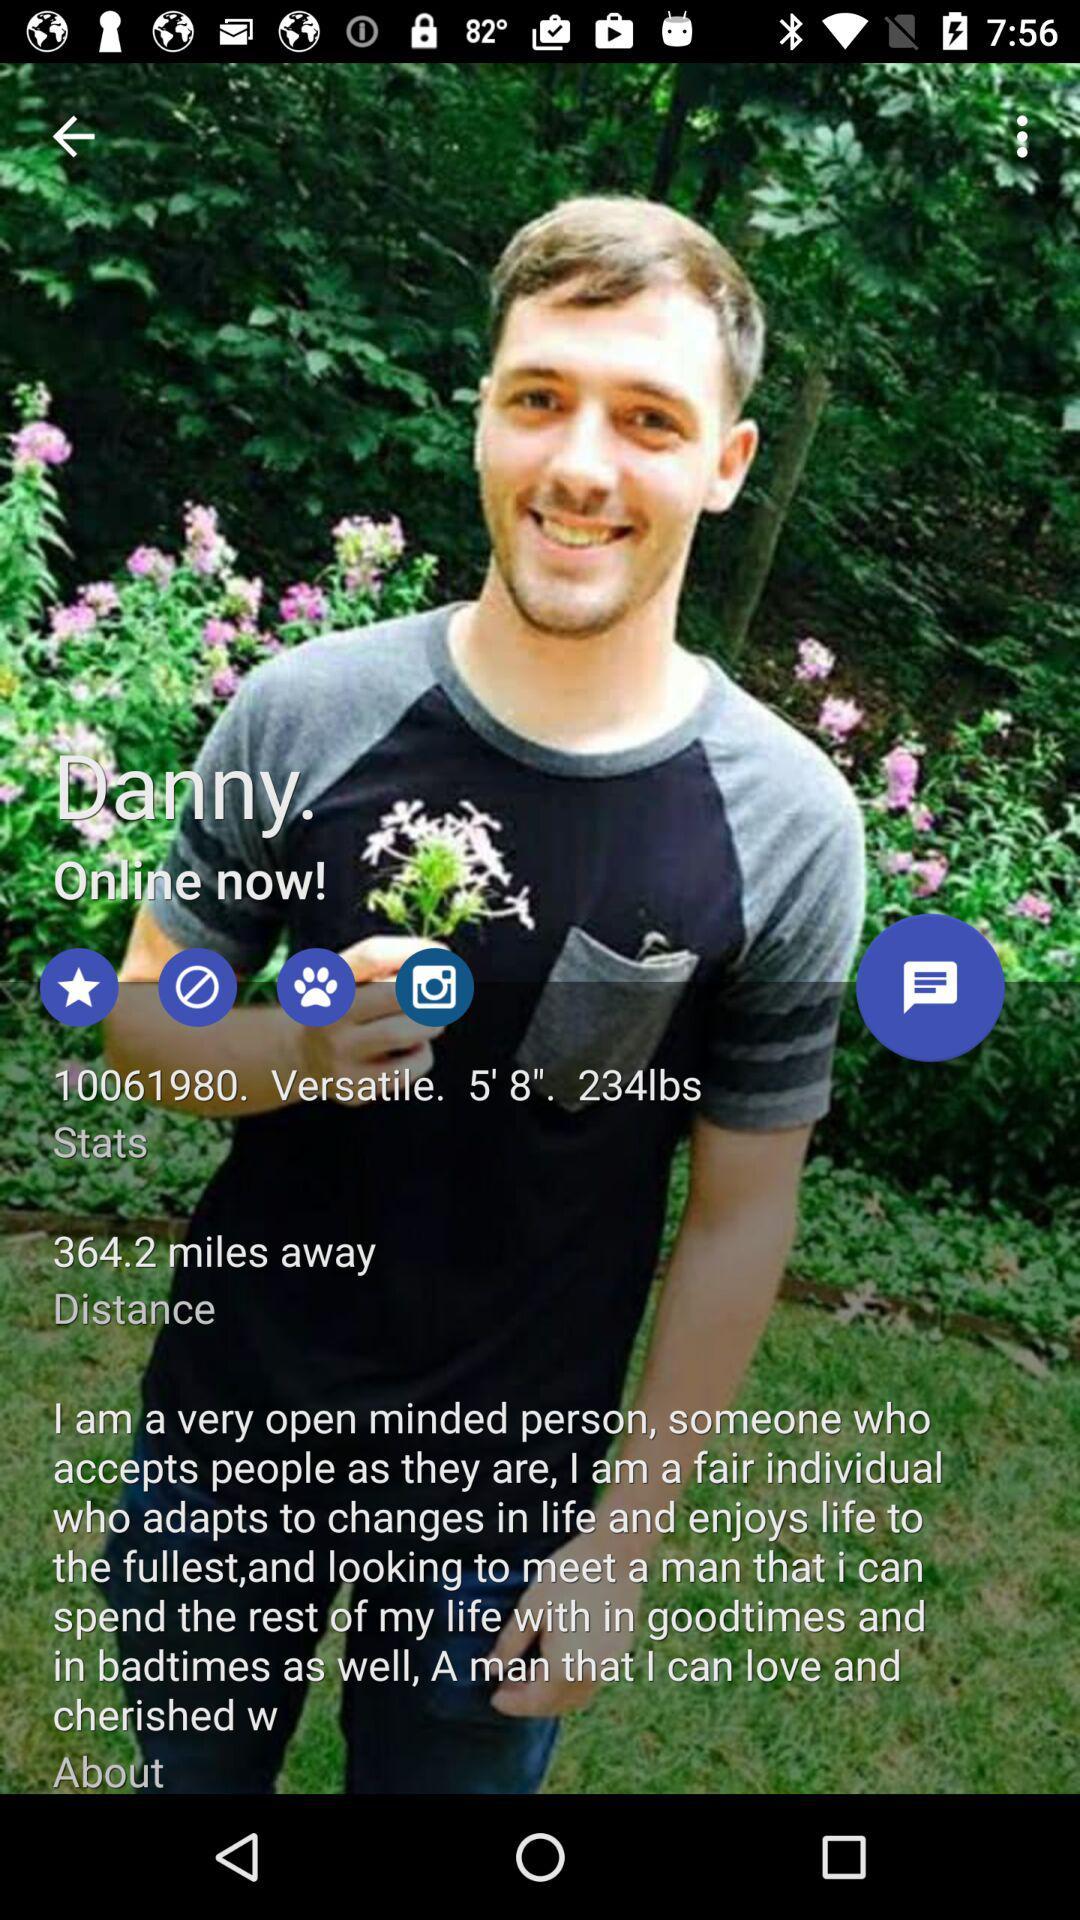 The height and width of the screenshot is (1920, 1080). I want to click on send a message, so click(930, 995).